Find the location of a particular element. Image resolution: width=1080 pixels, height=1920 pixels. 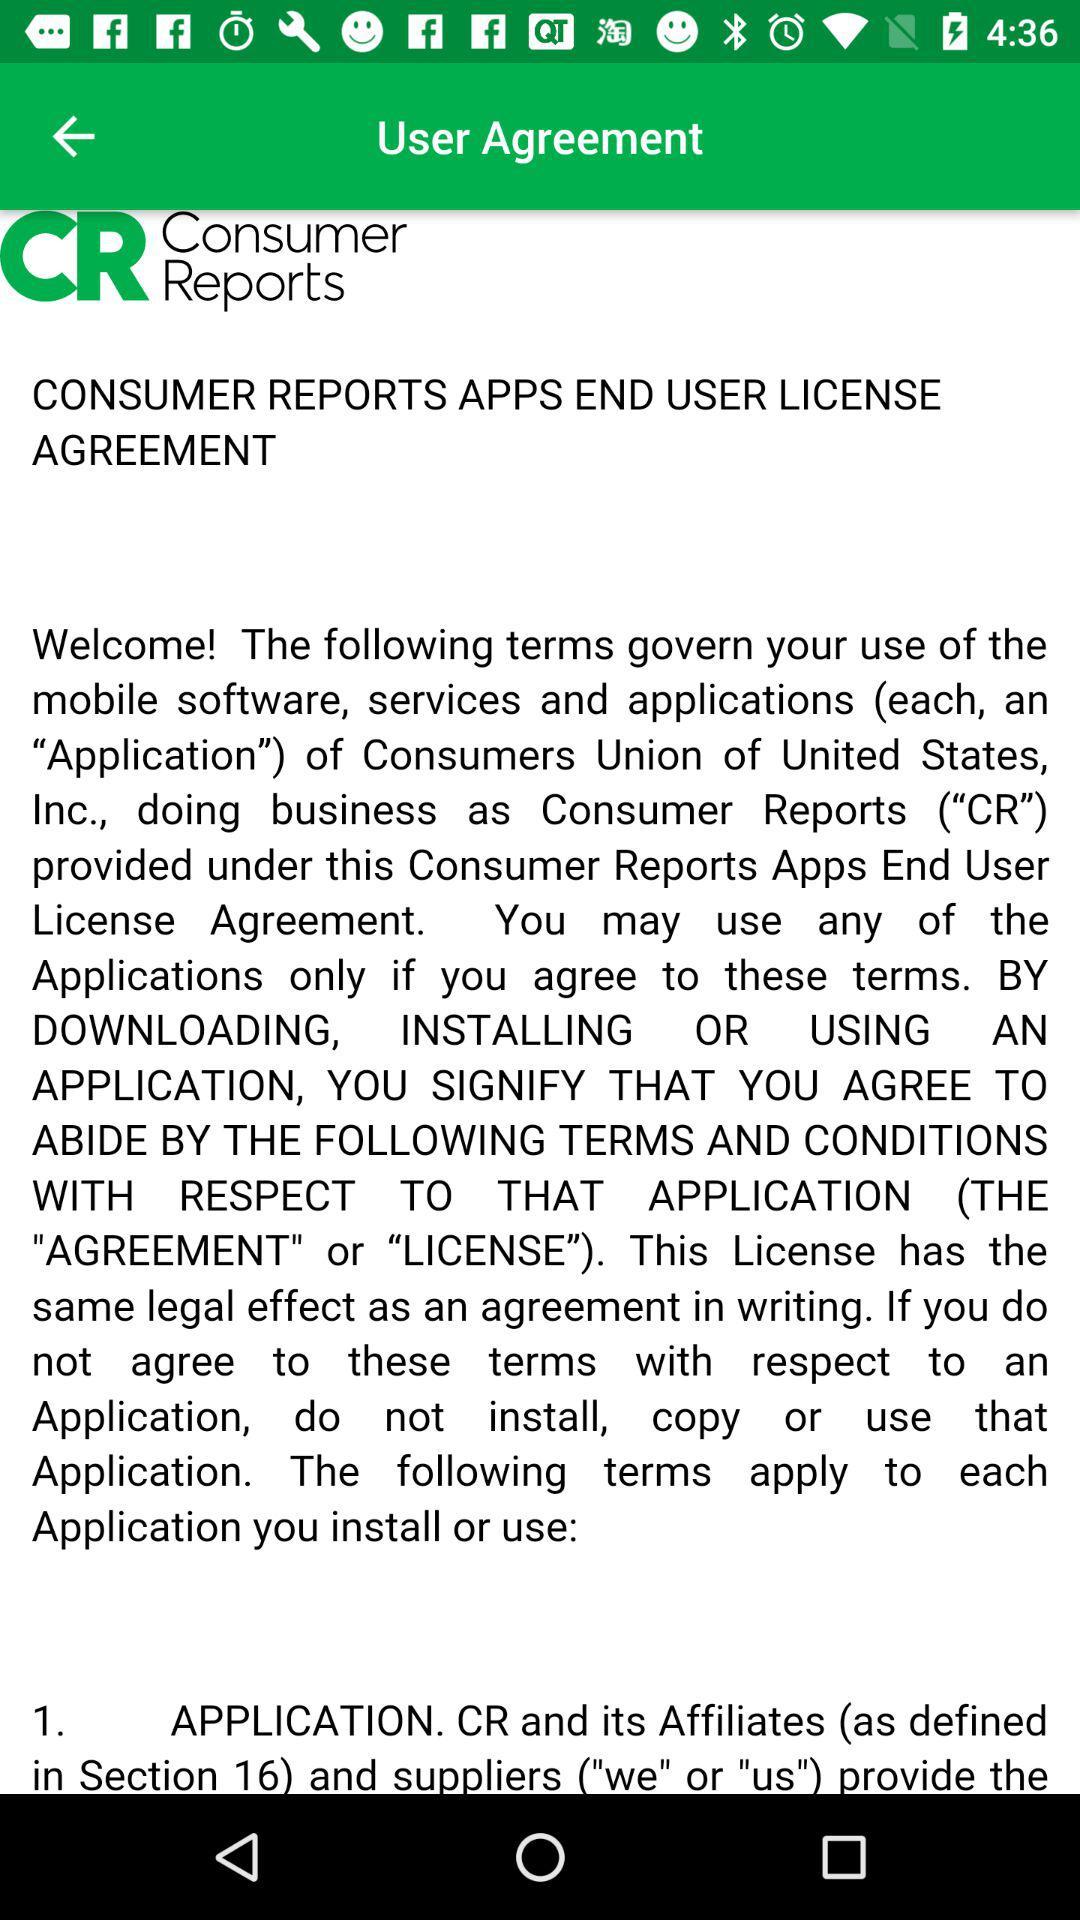

article area is located at coordinates (540, 1002).